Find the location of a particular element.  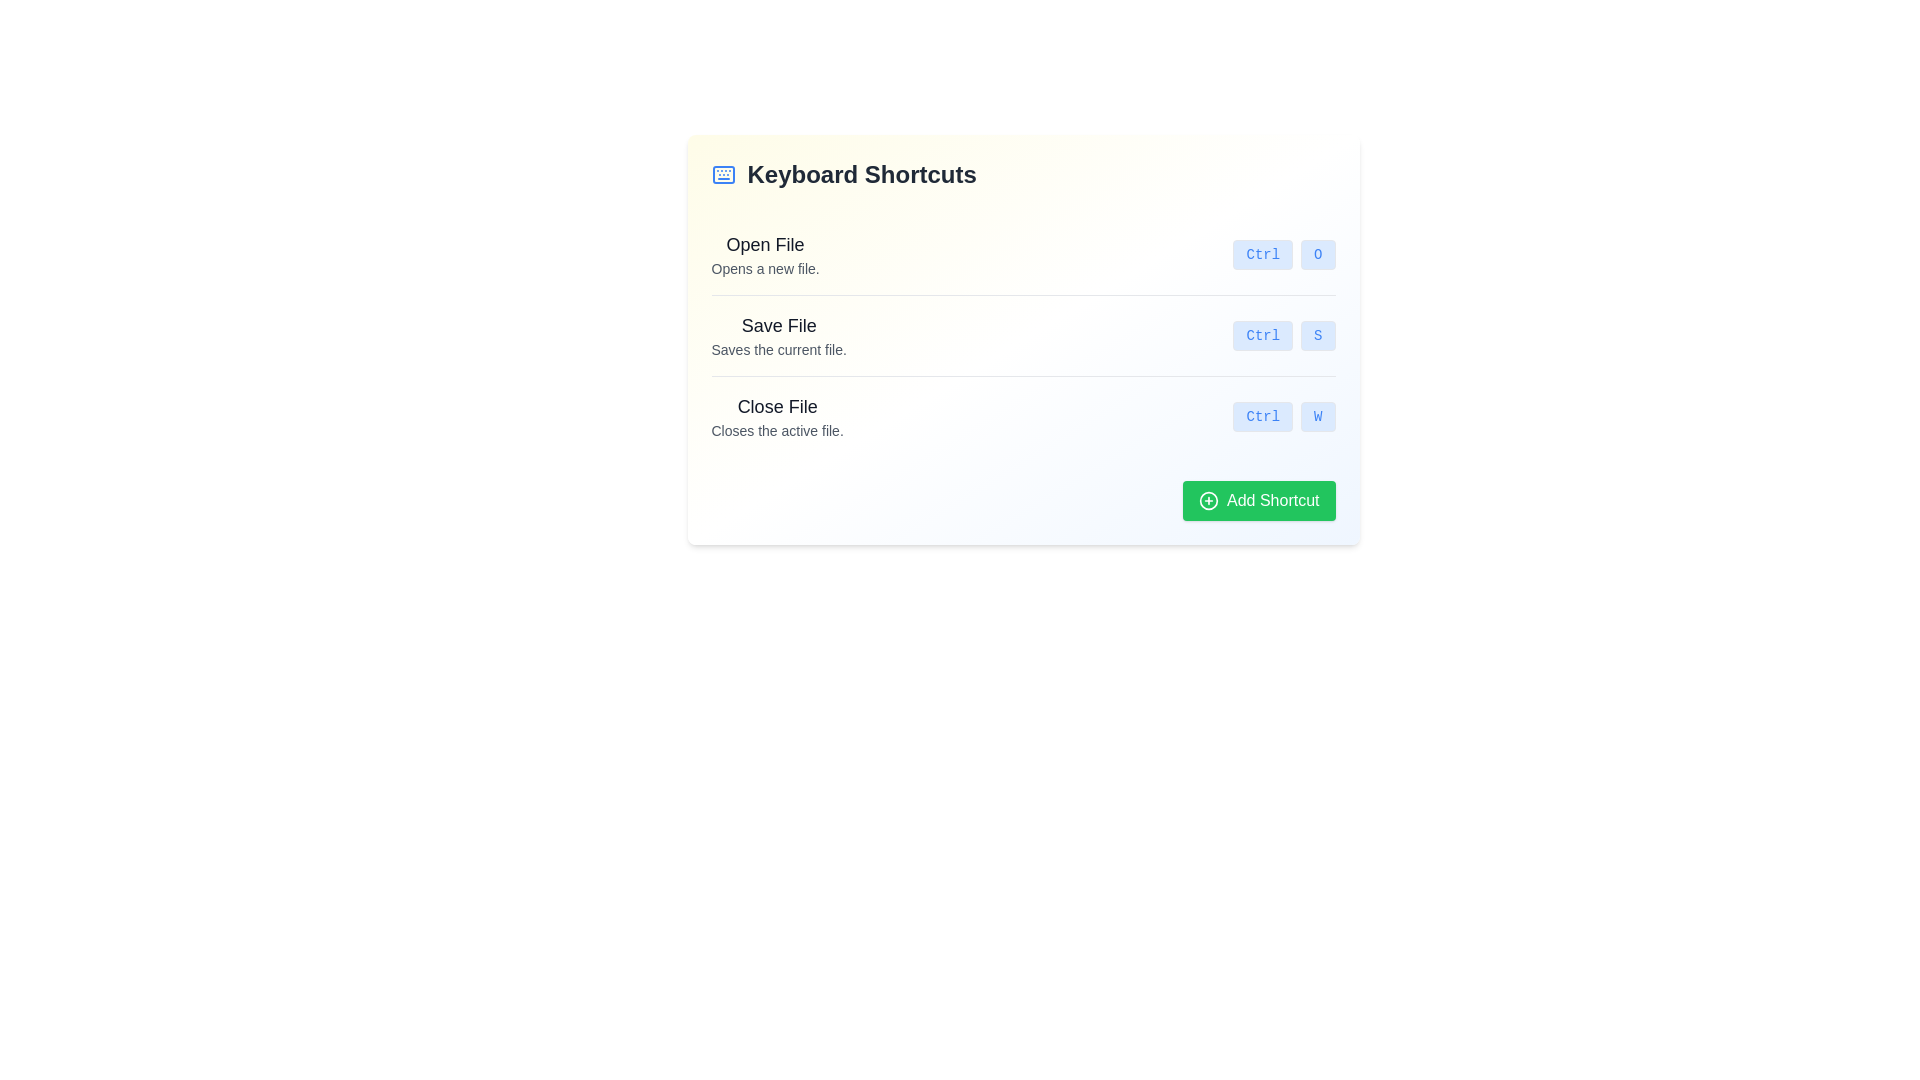

the descriptive text label that explains the function of saving the current file, positioned below the 'Save File' text and aligned within the same visual box is located at coordinates (778, 349).